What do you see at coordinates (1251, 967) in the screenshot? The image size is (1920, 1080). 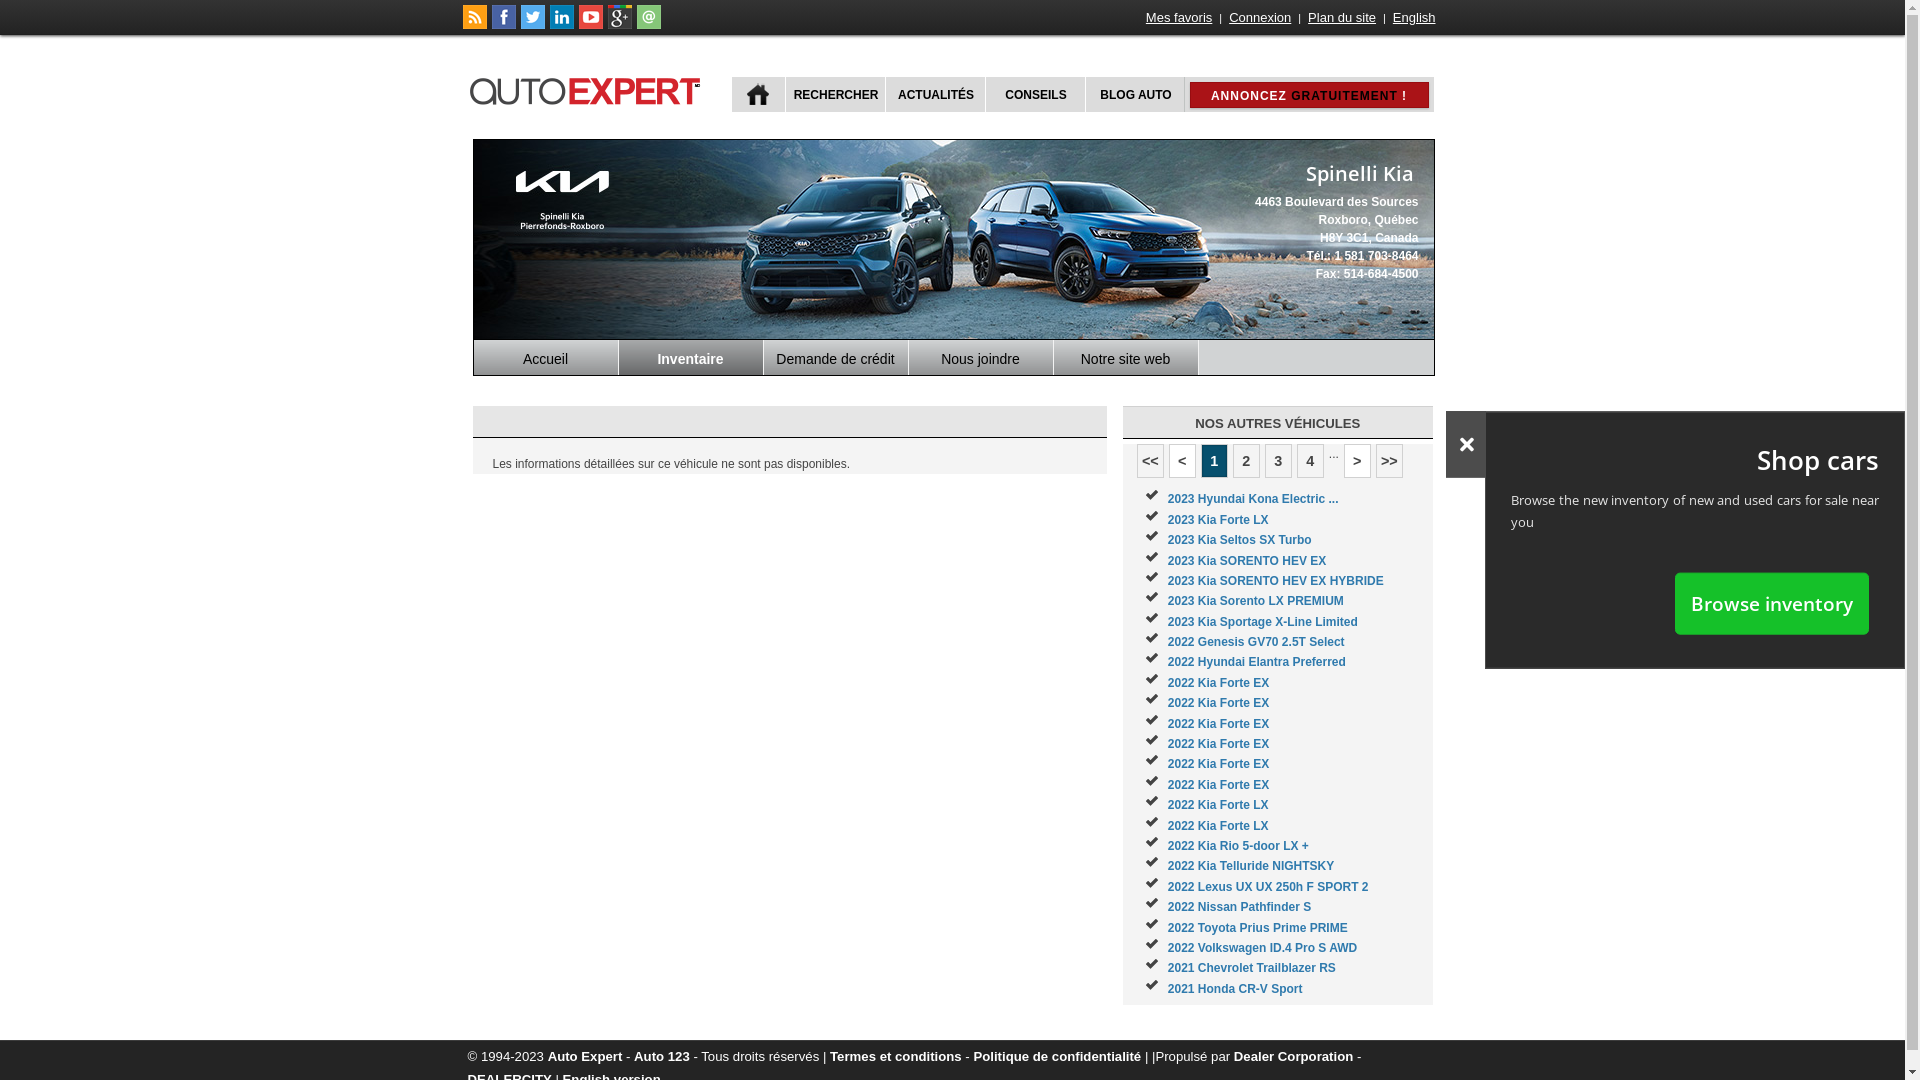 I see `'2021 Chevrolet Trailblazer RS'` at bounding box center [1251, 967].